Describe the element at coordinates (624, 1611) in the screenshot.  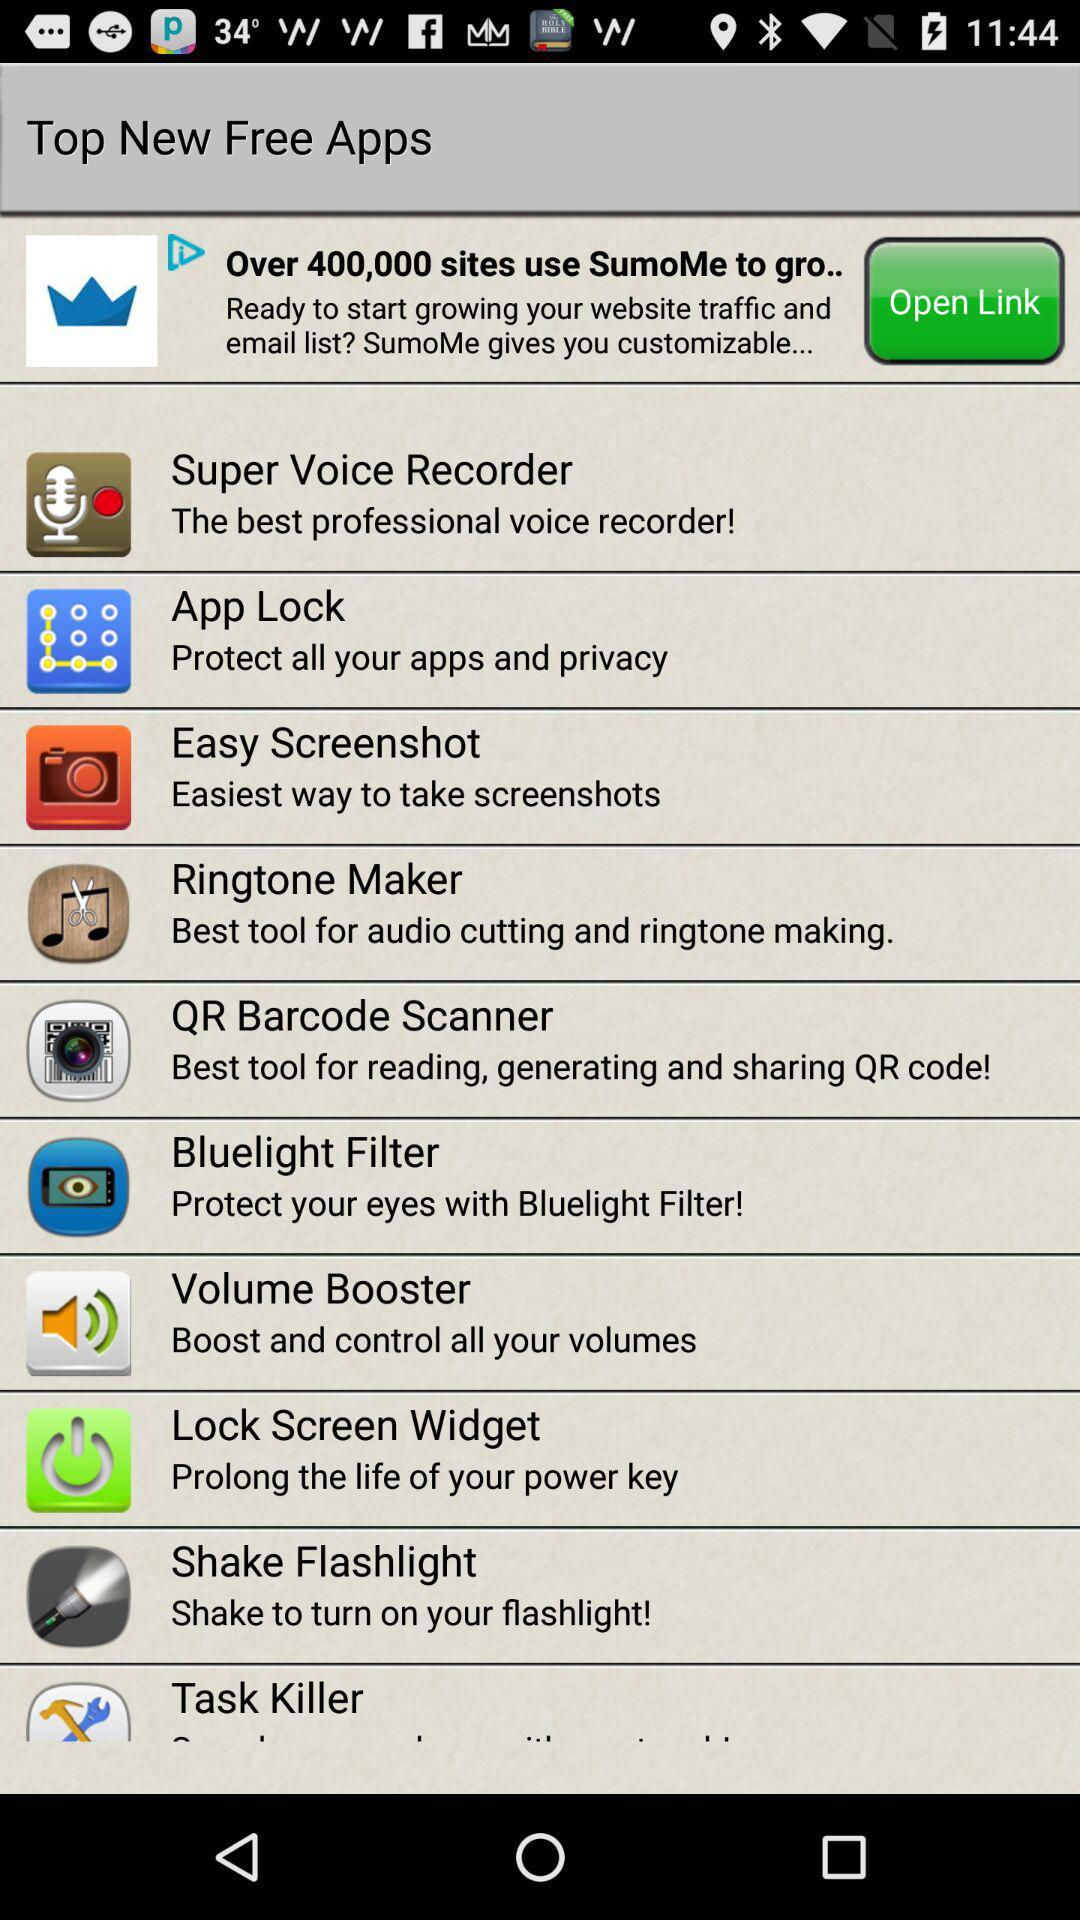
I see `the app below shake flashlight icon` at that location.